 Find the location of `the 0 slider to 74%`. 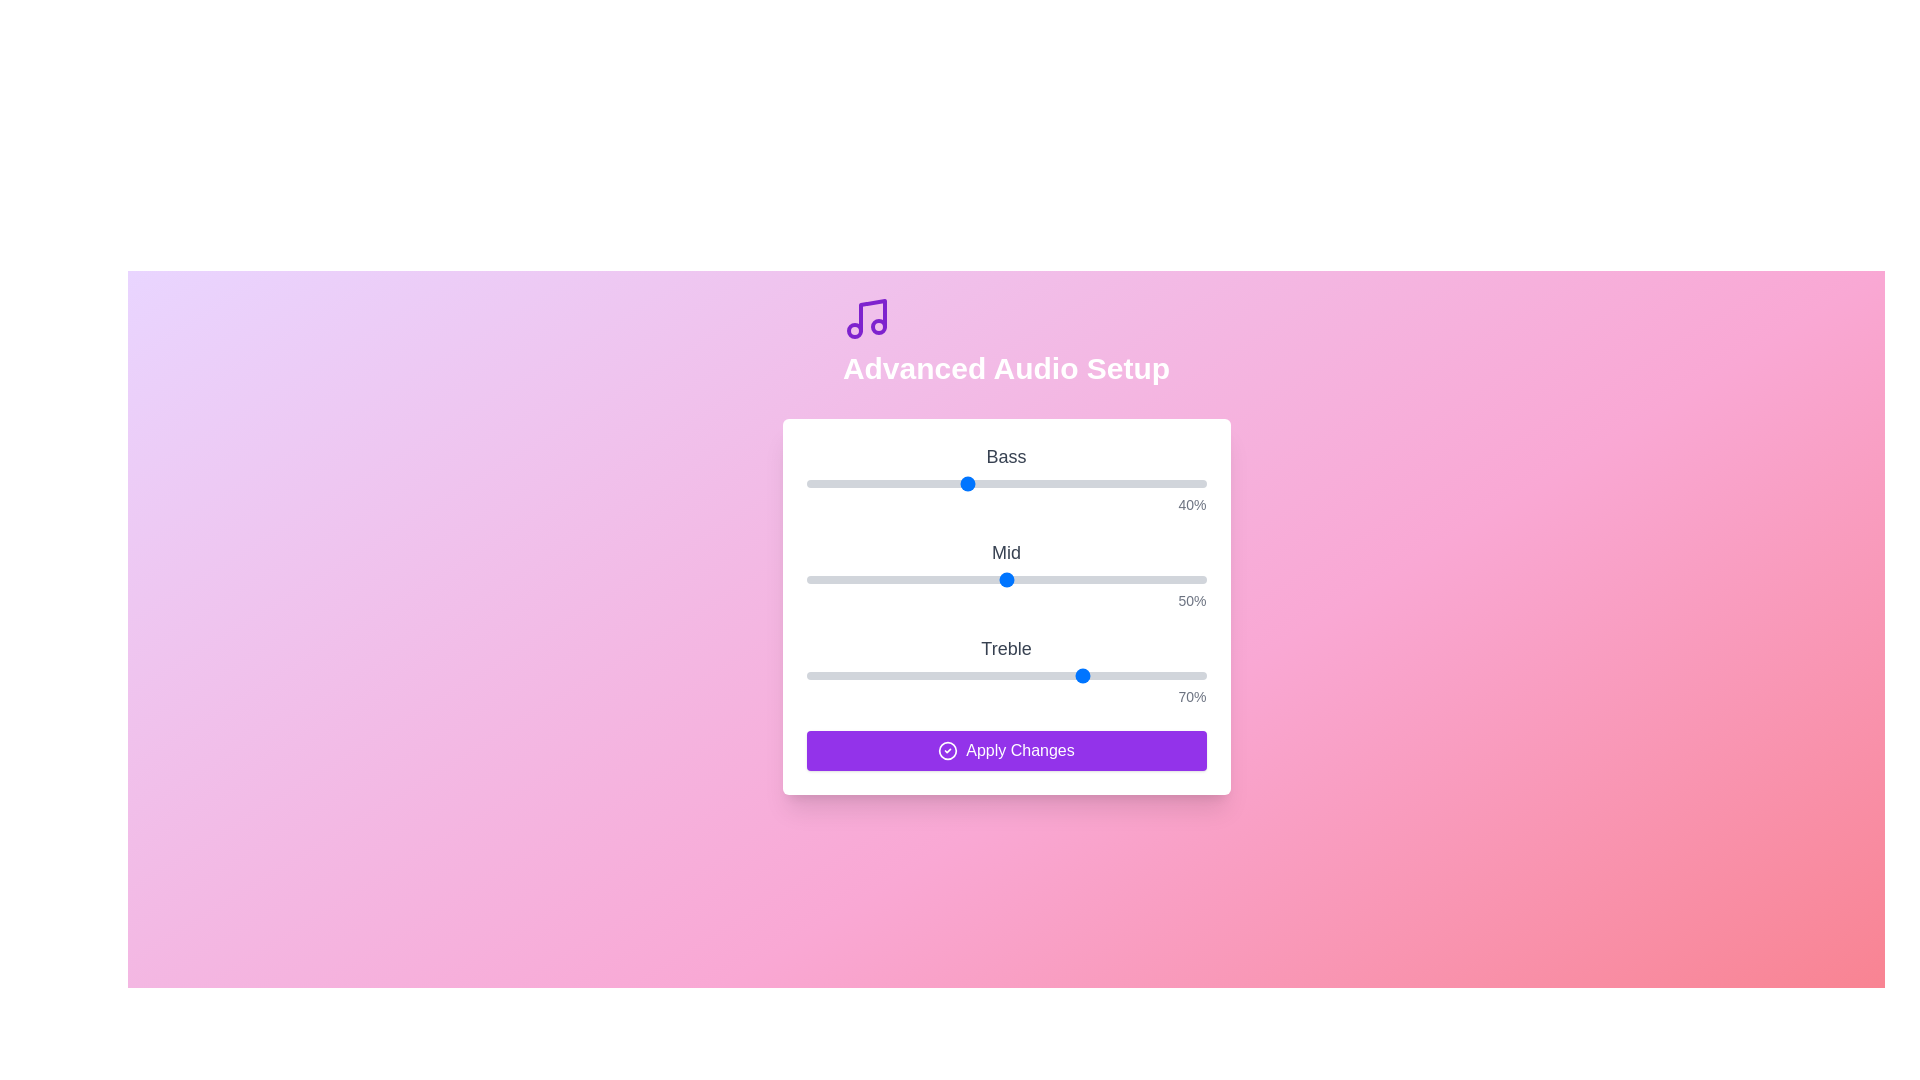

the 0 slider to 74% is located at coordinates (1101, 483).